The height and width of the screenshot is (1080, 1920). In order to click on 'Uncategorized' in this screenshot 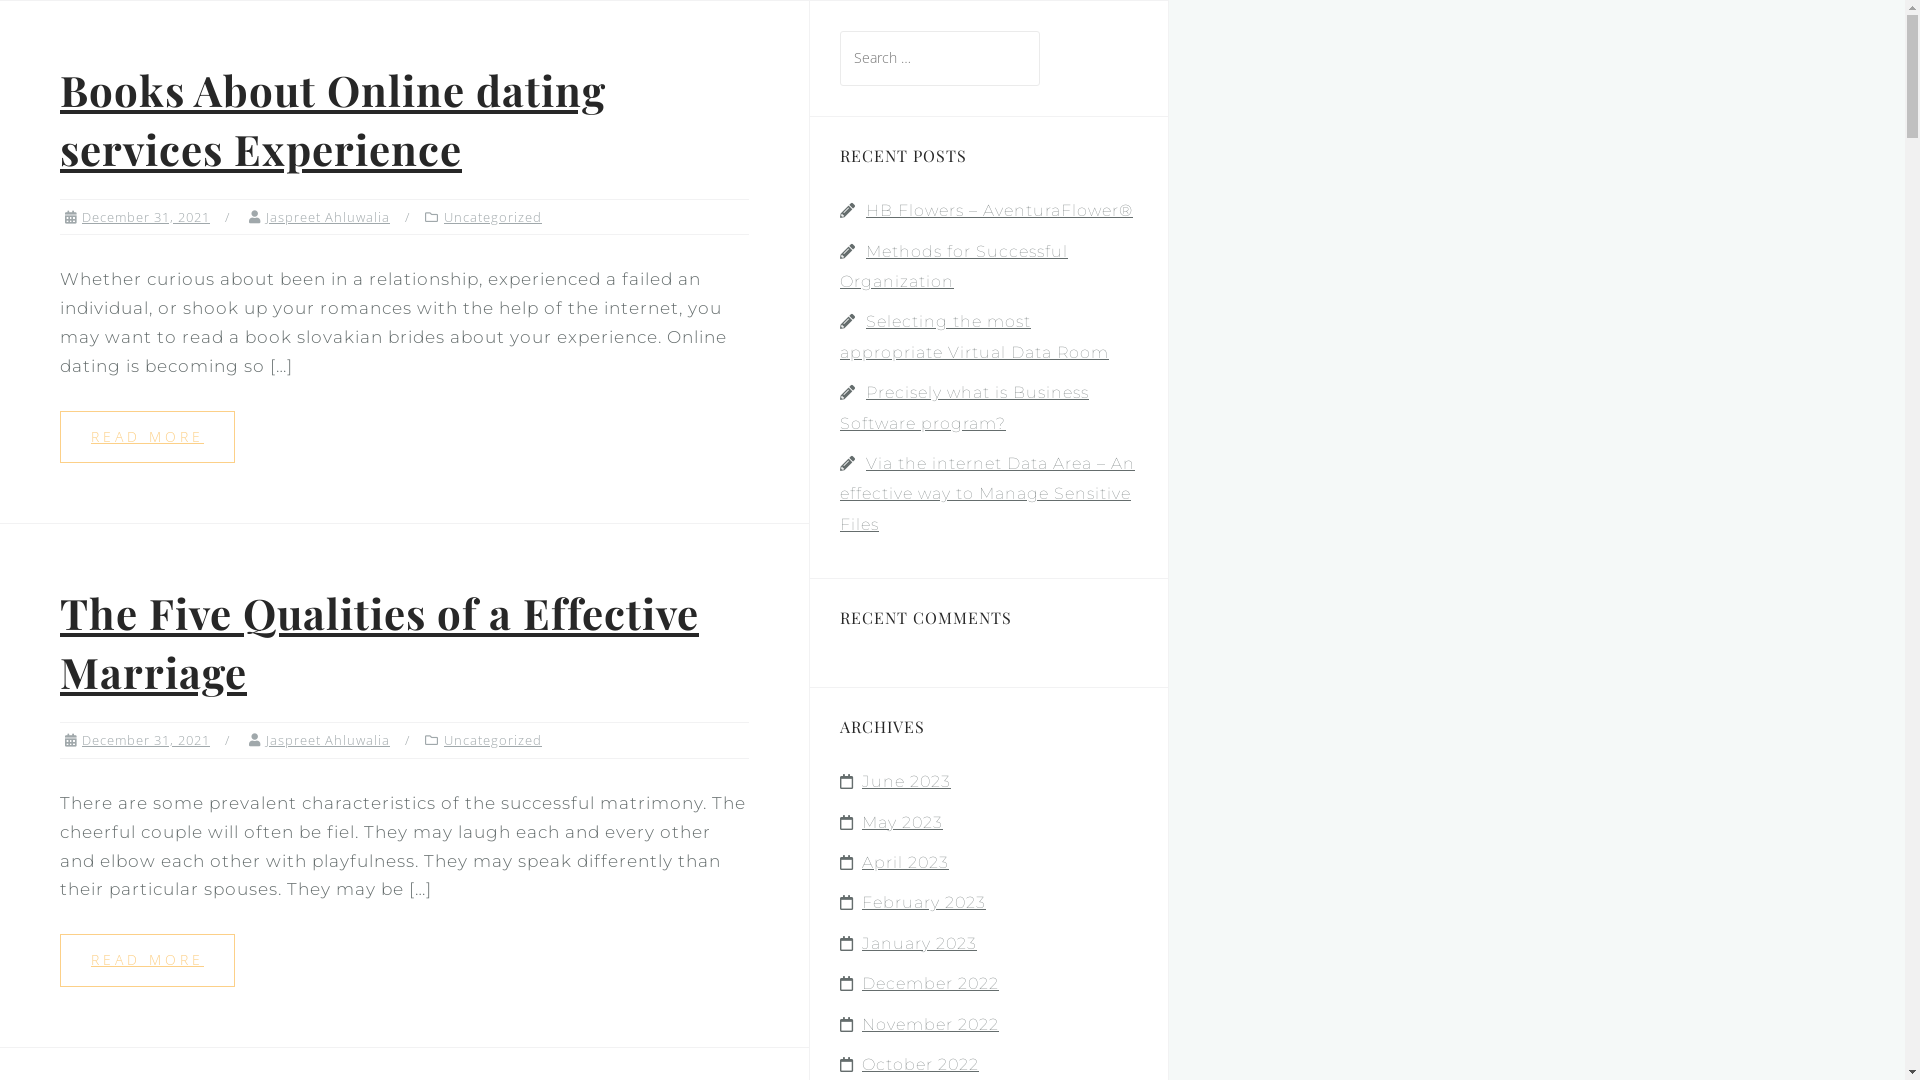, I will do `click(493, 216)`.